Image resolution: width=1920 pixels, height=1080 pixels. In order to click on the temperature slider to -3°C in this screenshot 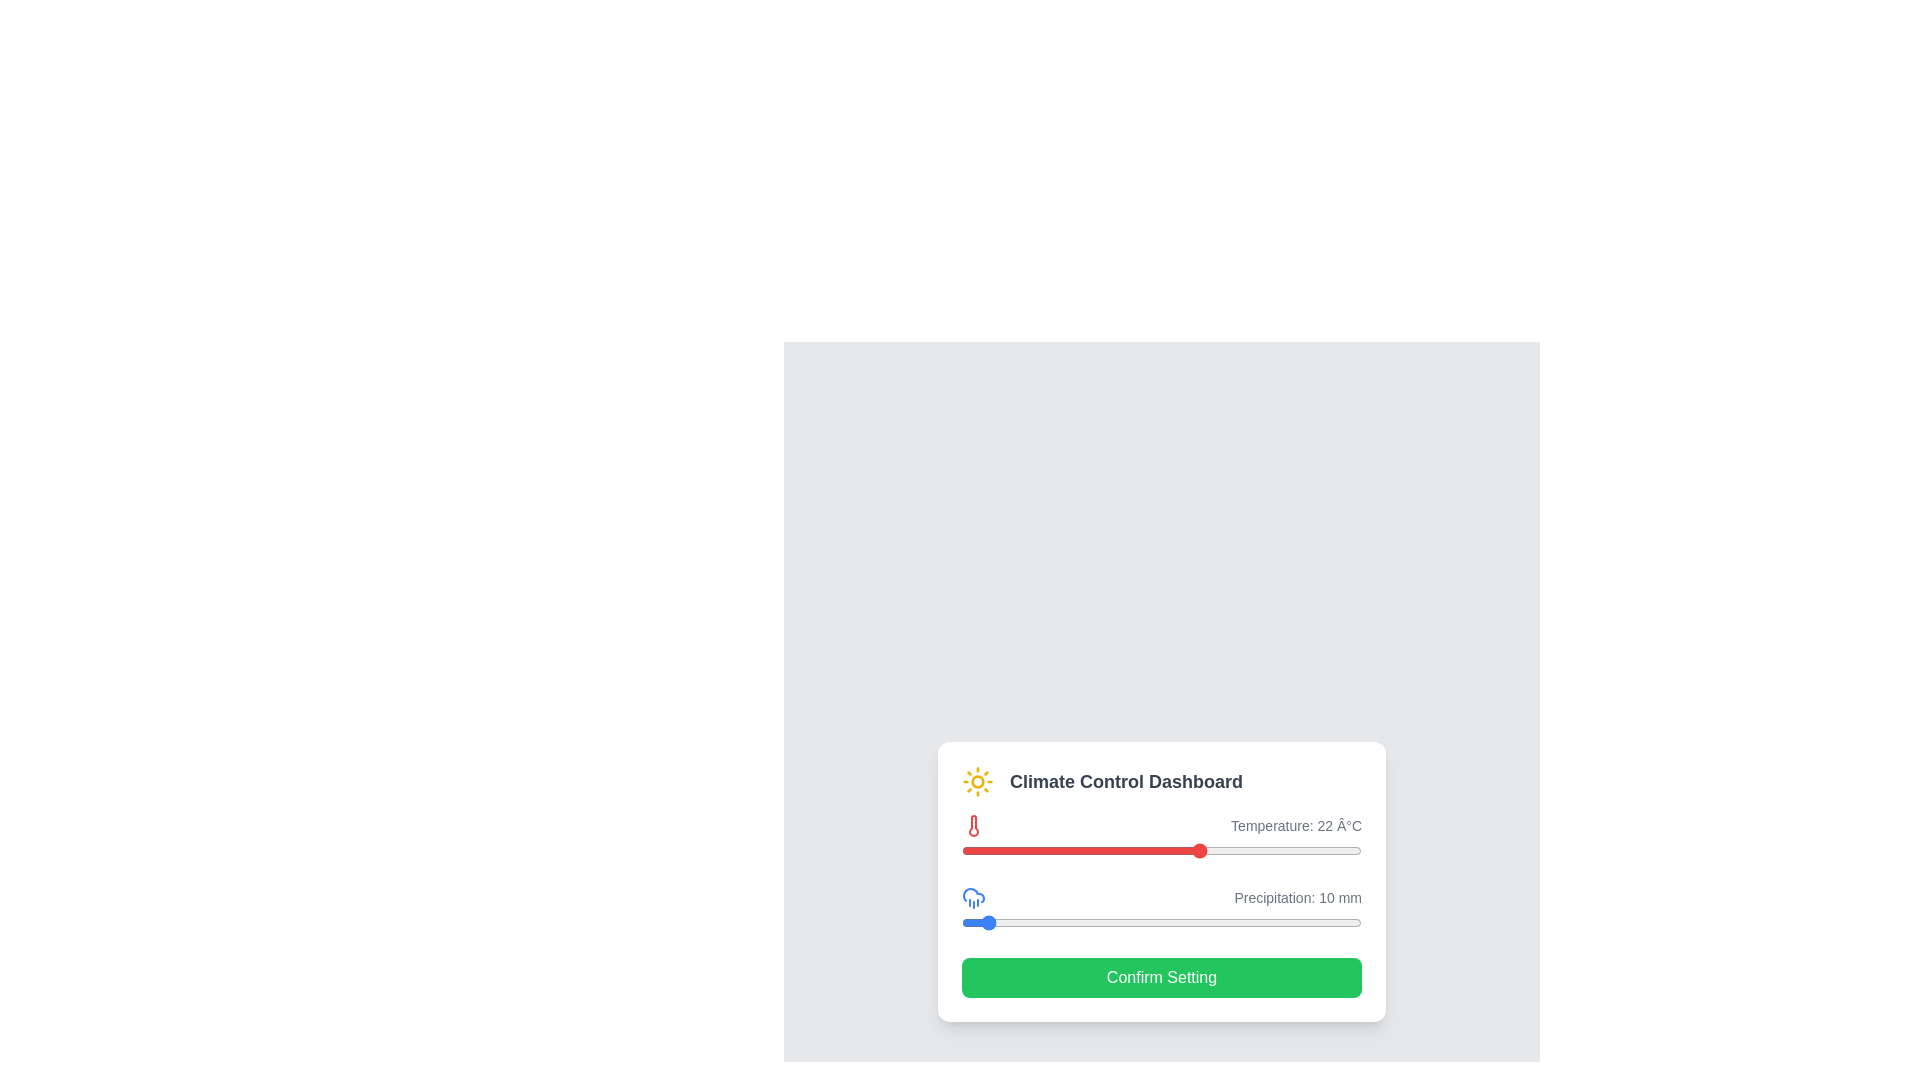, I will do `click(1058, 851)`.